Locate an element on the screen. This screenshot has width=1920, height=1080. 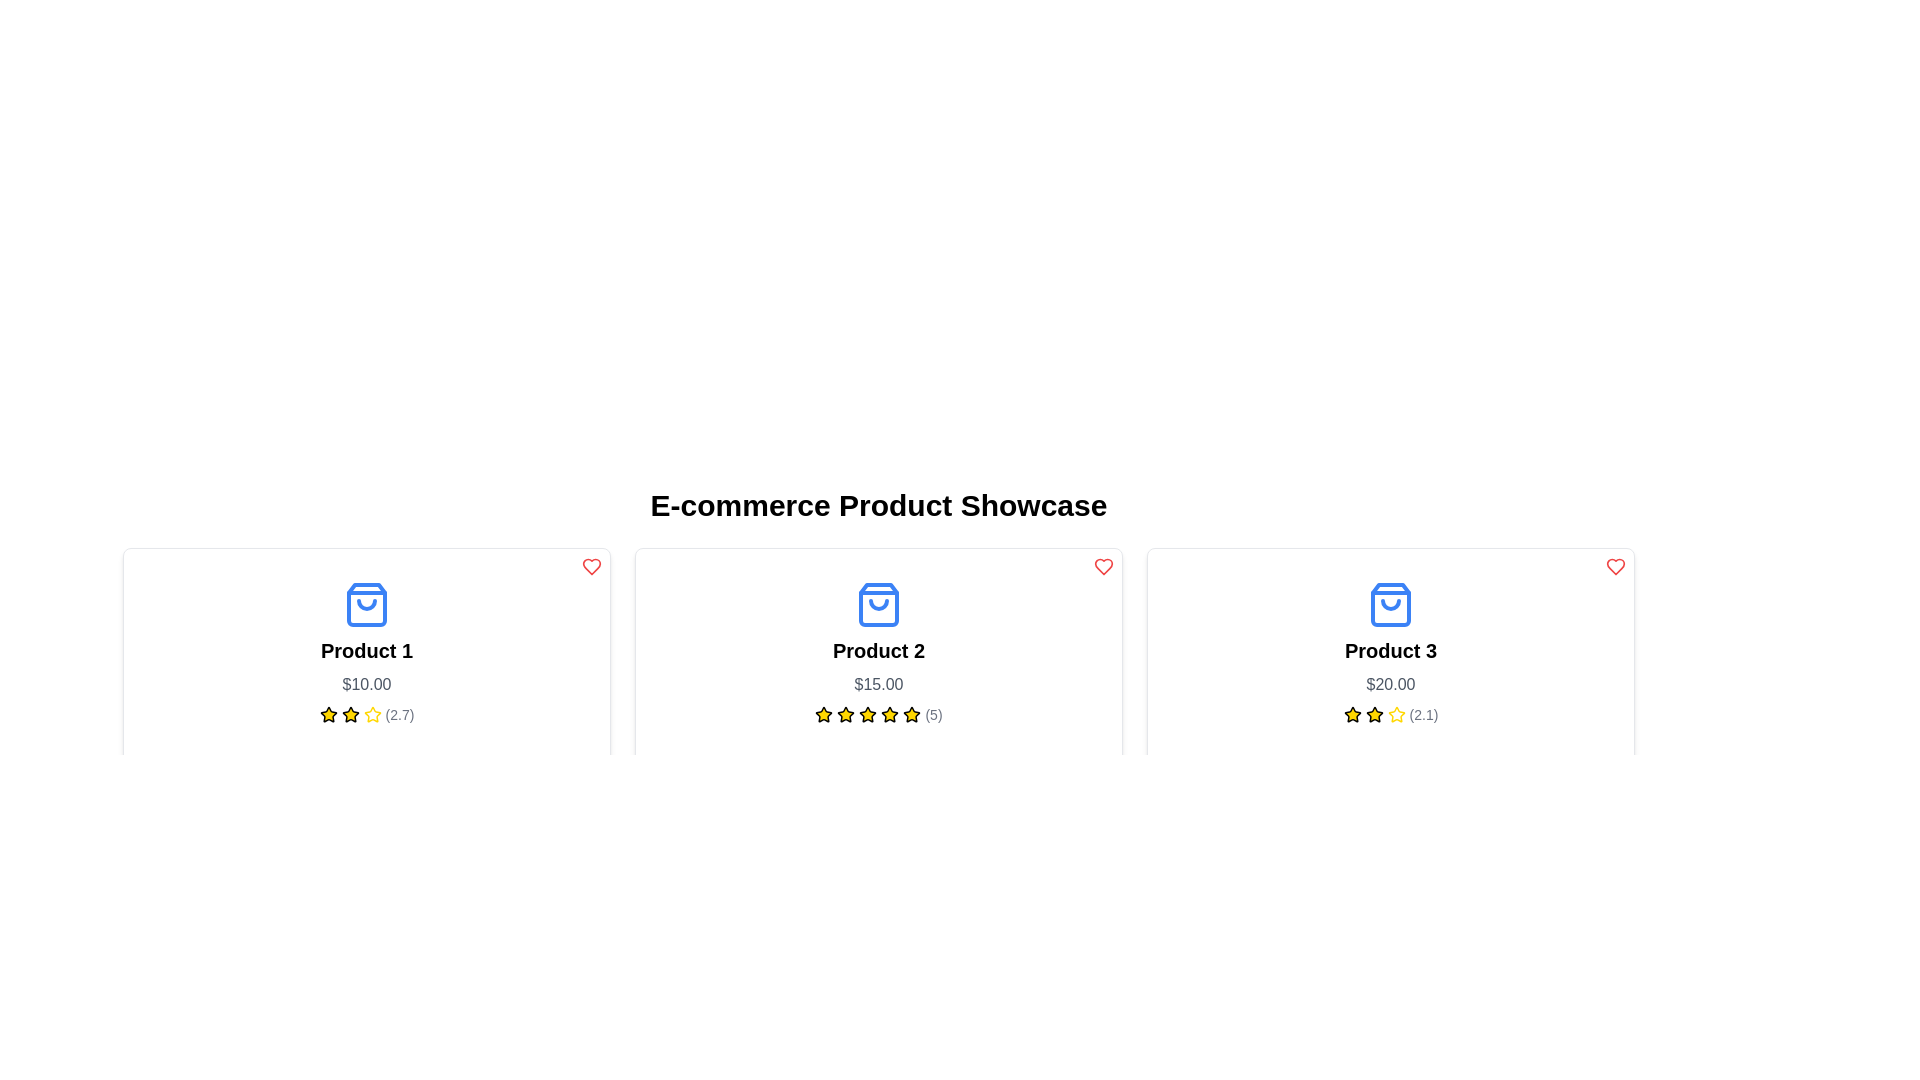
the first star icon in the rating section below the 'Product 1' card to interact with it is located at coordinates (350, 713).